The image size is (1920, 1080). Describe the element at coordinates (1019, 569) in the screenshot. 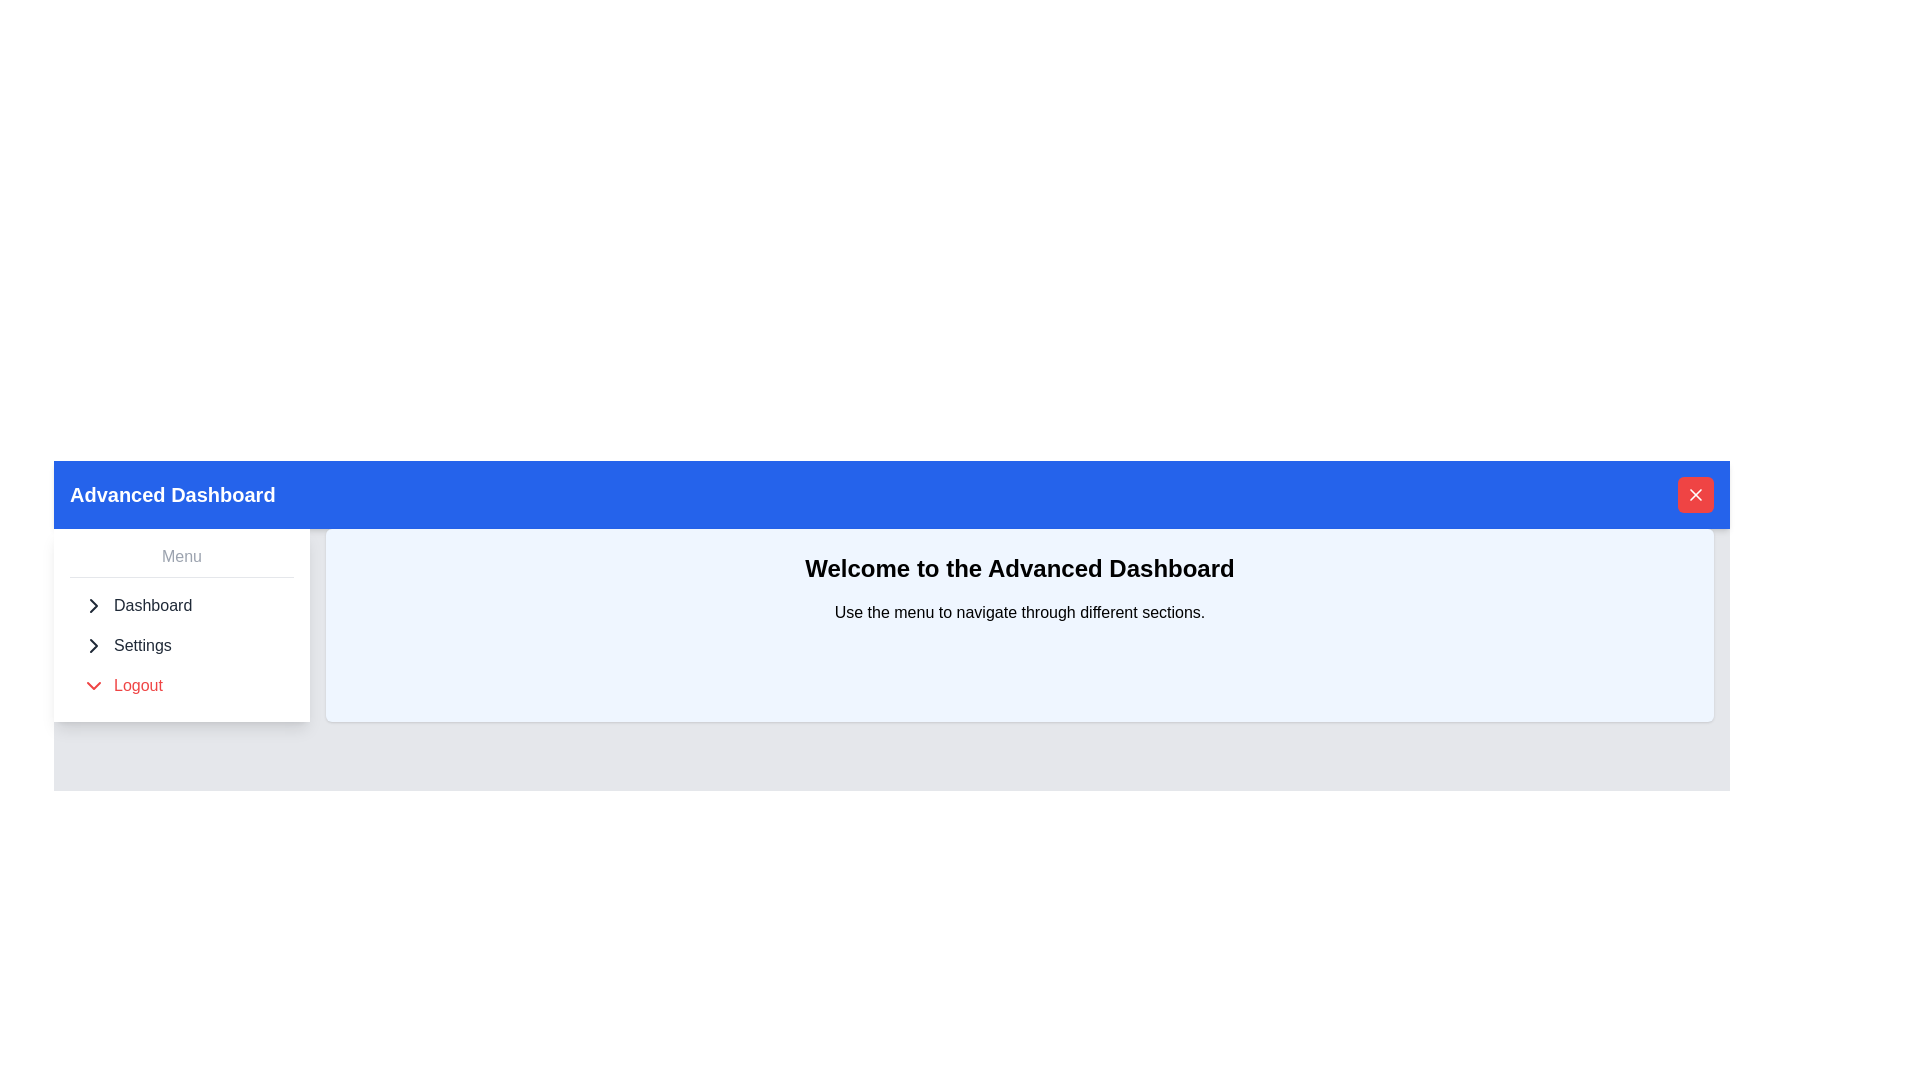

I see `the header text element stating 'Welcome to the Advanced Dashboard', which is styled with a large, bold font and positioned at the top of a card-like section with a light blue background` at that location.